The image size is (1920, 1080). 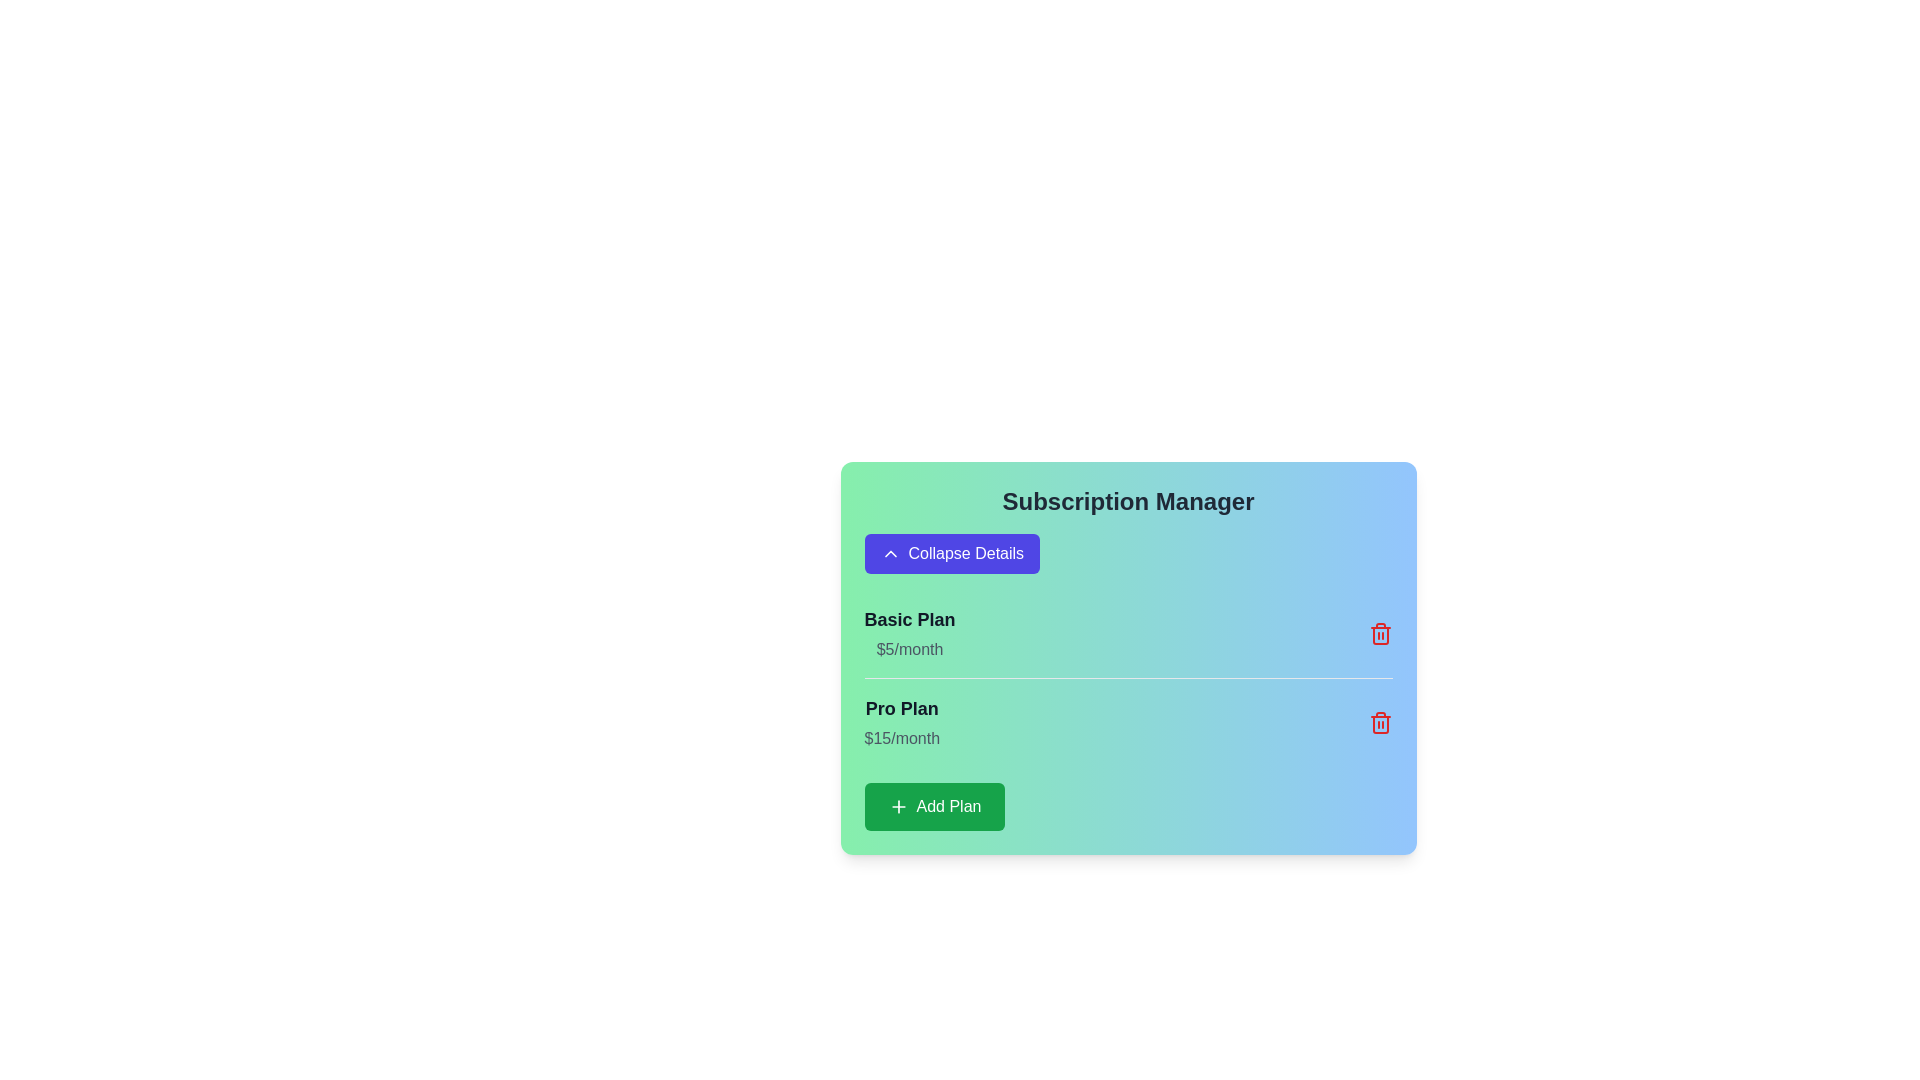 What do you see at coordinates (951, 554) in the screenshot?
I see `the collapse/expand button at the top of the 'Subscription Manager' section` at bounding box center [951, 554].